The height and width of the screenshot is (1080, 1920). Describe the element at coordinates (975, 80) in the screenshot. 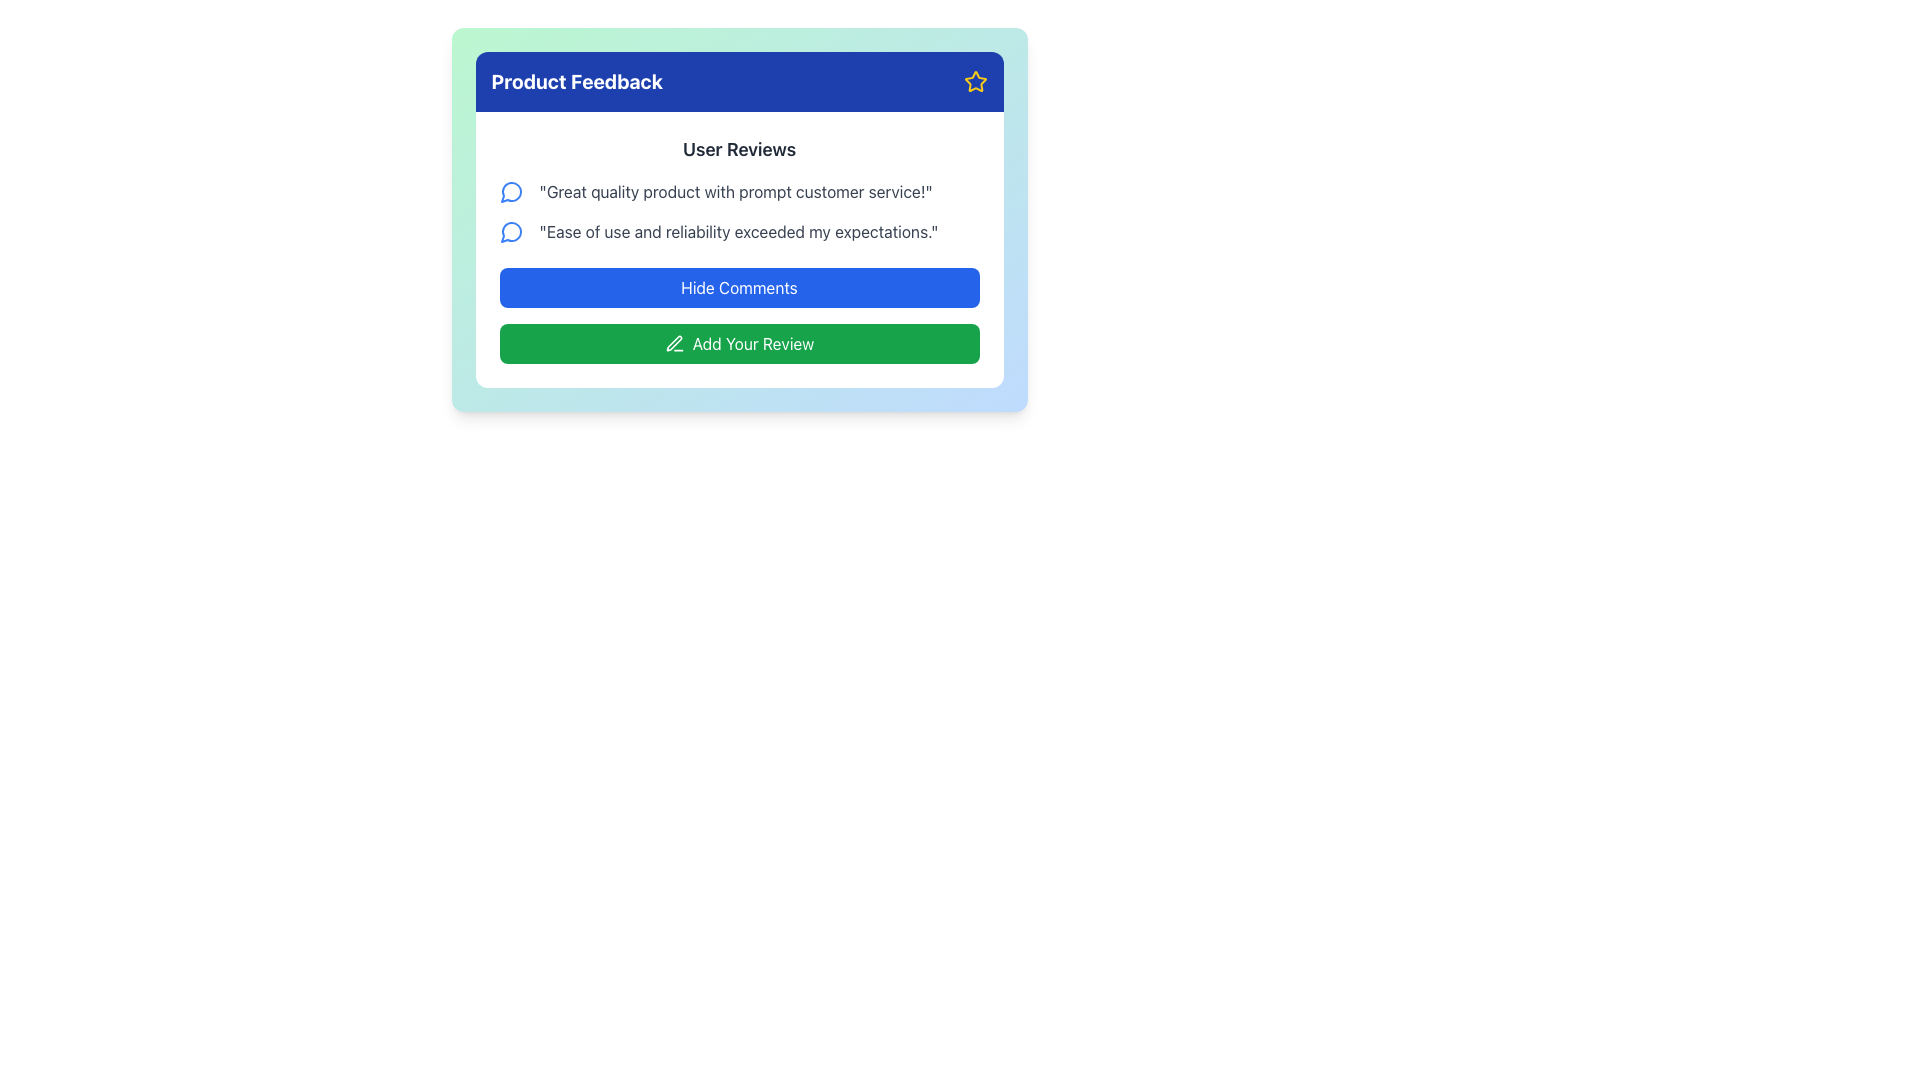

I see `the decorative icon in the top-right corner of the blue header area of the 'Product Feedback' panel` at that location.